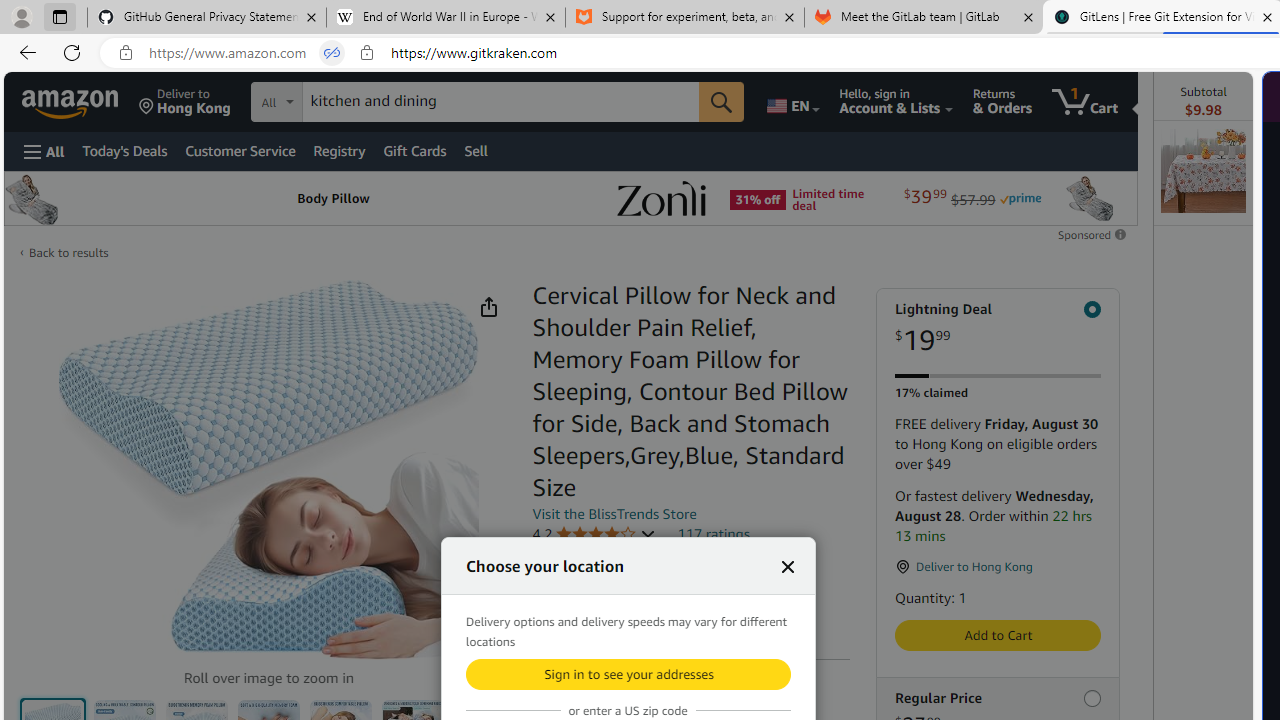 This screenshot has width=1280, height=720. Describe the element at coordinates (791, 101) in the screenshot. I see `'Choose a language for shopping.'` at that location.